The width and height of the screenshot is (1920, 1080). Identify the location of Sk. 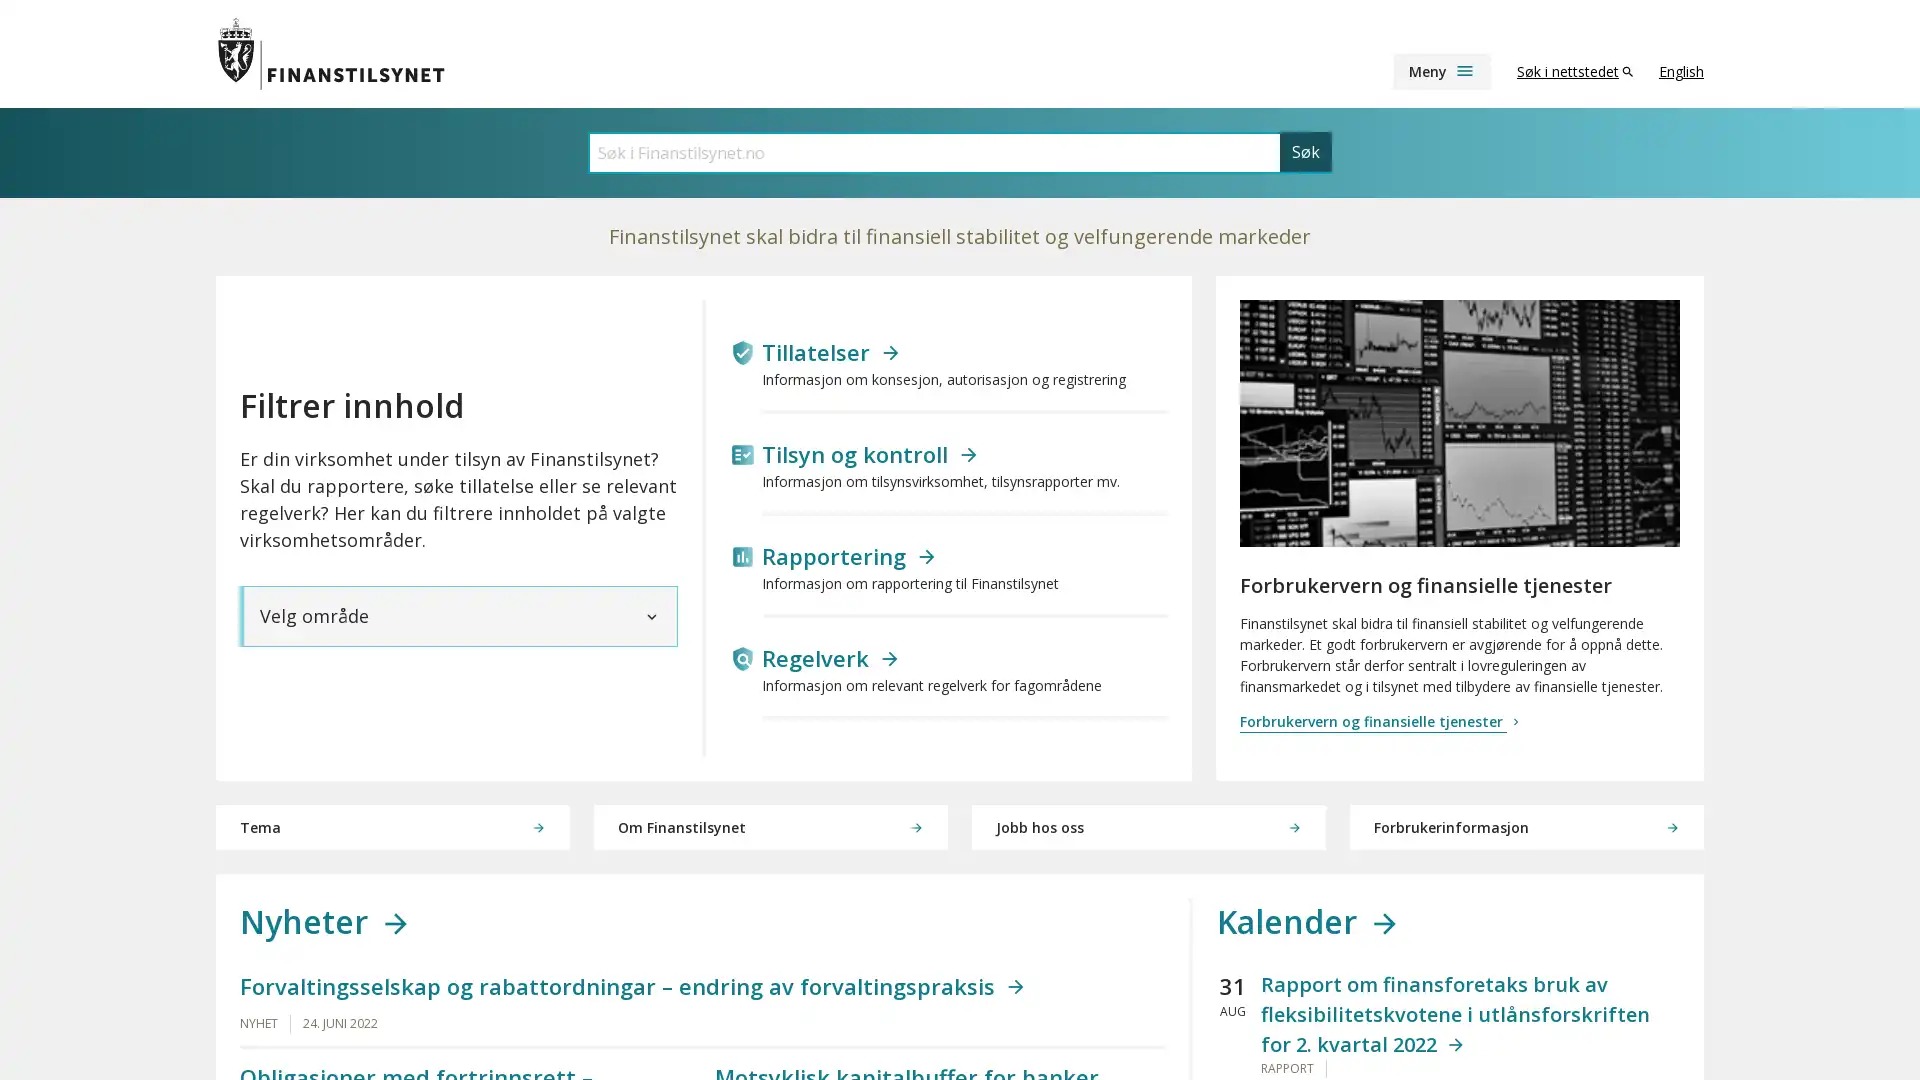
(1305, 149).